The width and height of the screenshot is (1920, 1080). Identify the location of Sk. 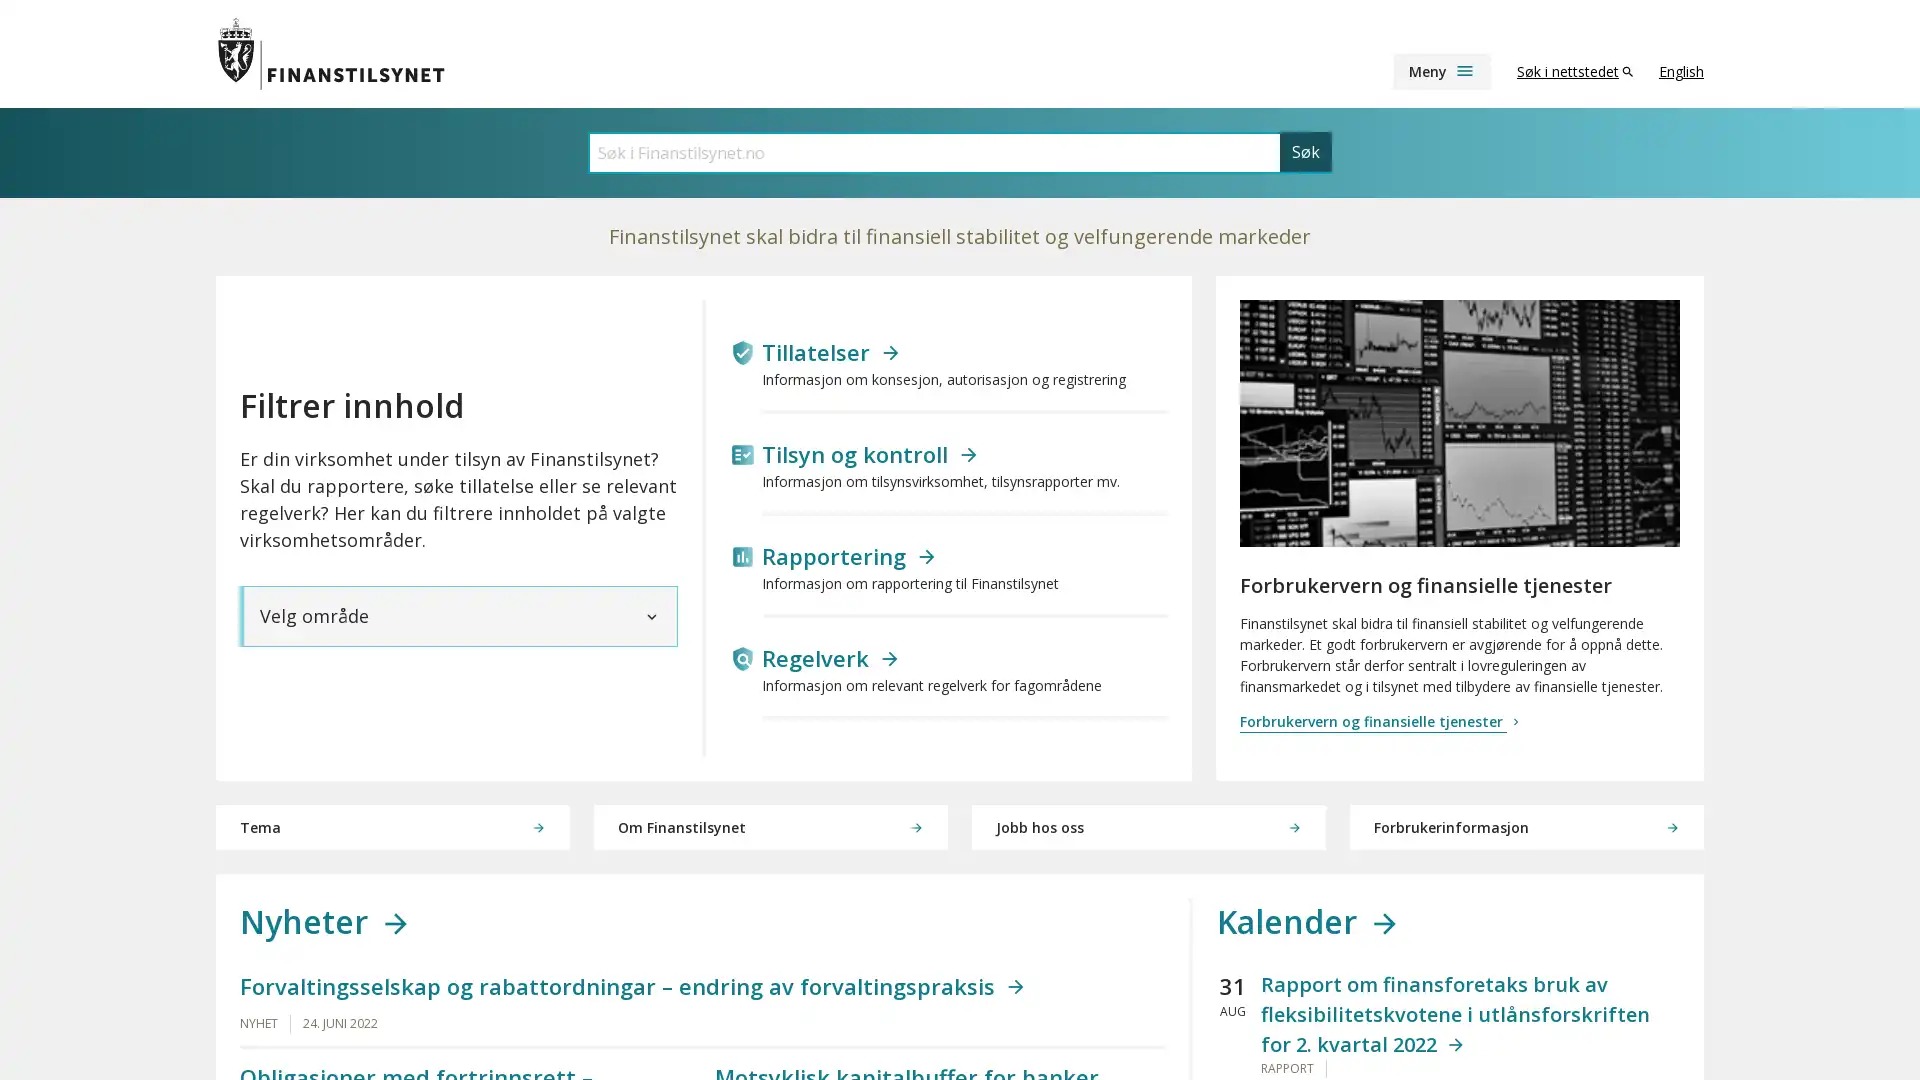
(1305, 149).